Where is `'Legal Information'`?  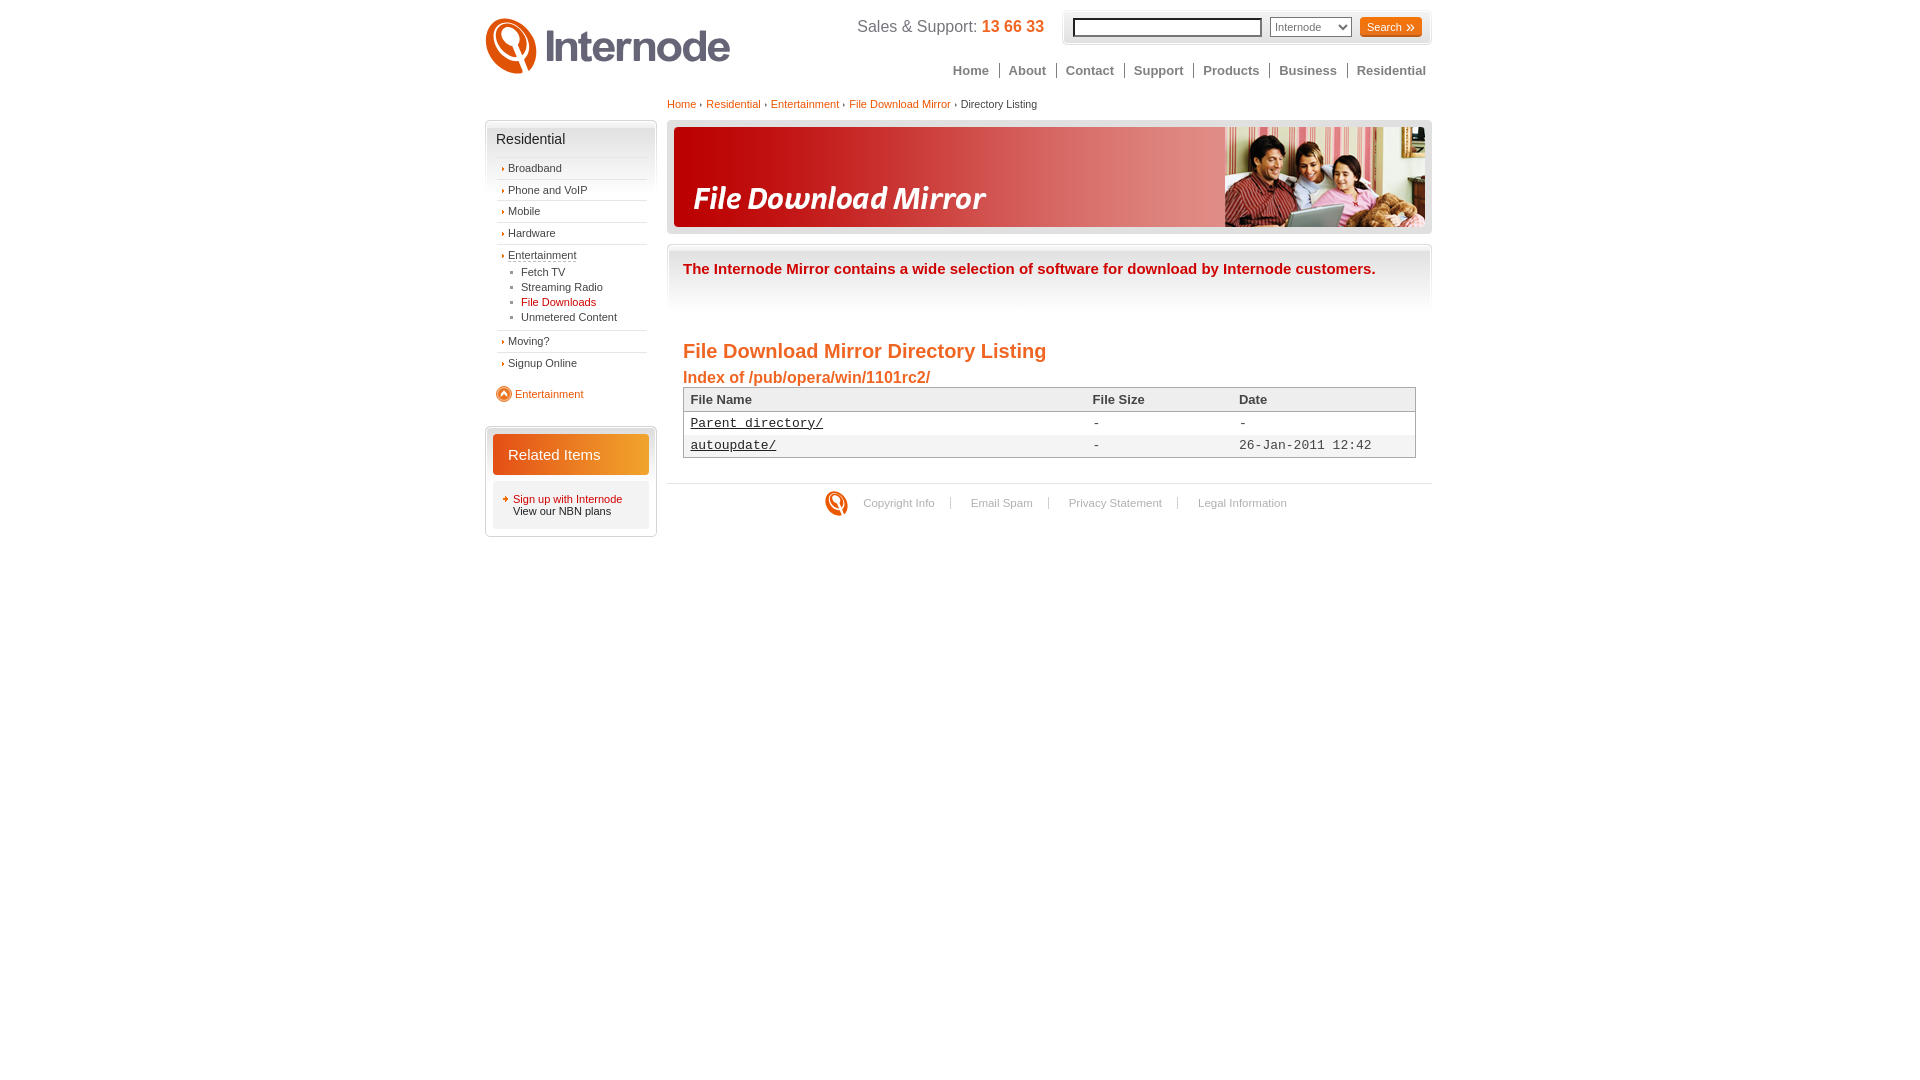
'Legal Information' is located at coordinates (1188, 501).